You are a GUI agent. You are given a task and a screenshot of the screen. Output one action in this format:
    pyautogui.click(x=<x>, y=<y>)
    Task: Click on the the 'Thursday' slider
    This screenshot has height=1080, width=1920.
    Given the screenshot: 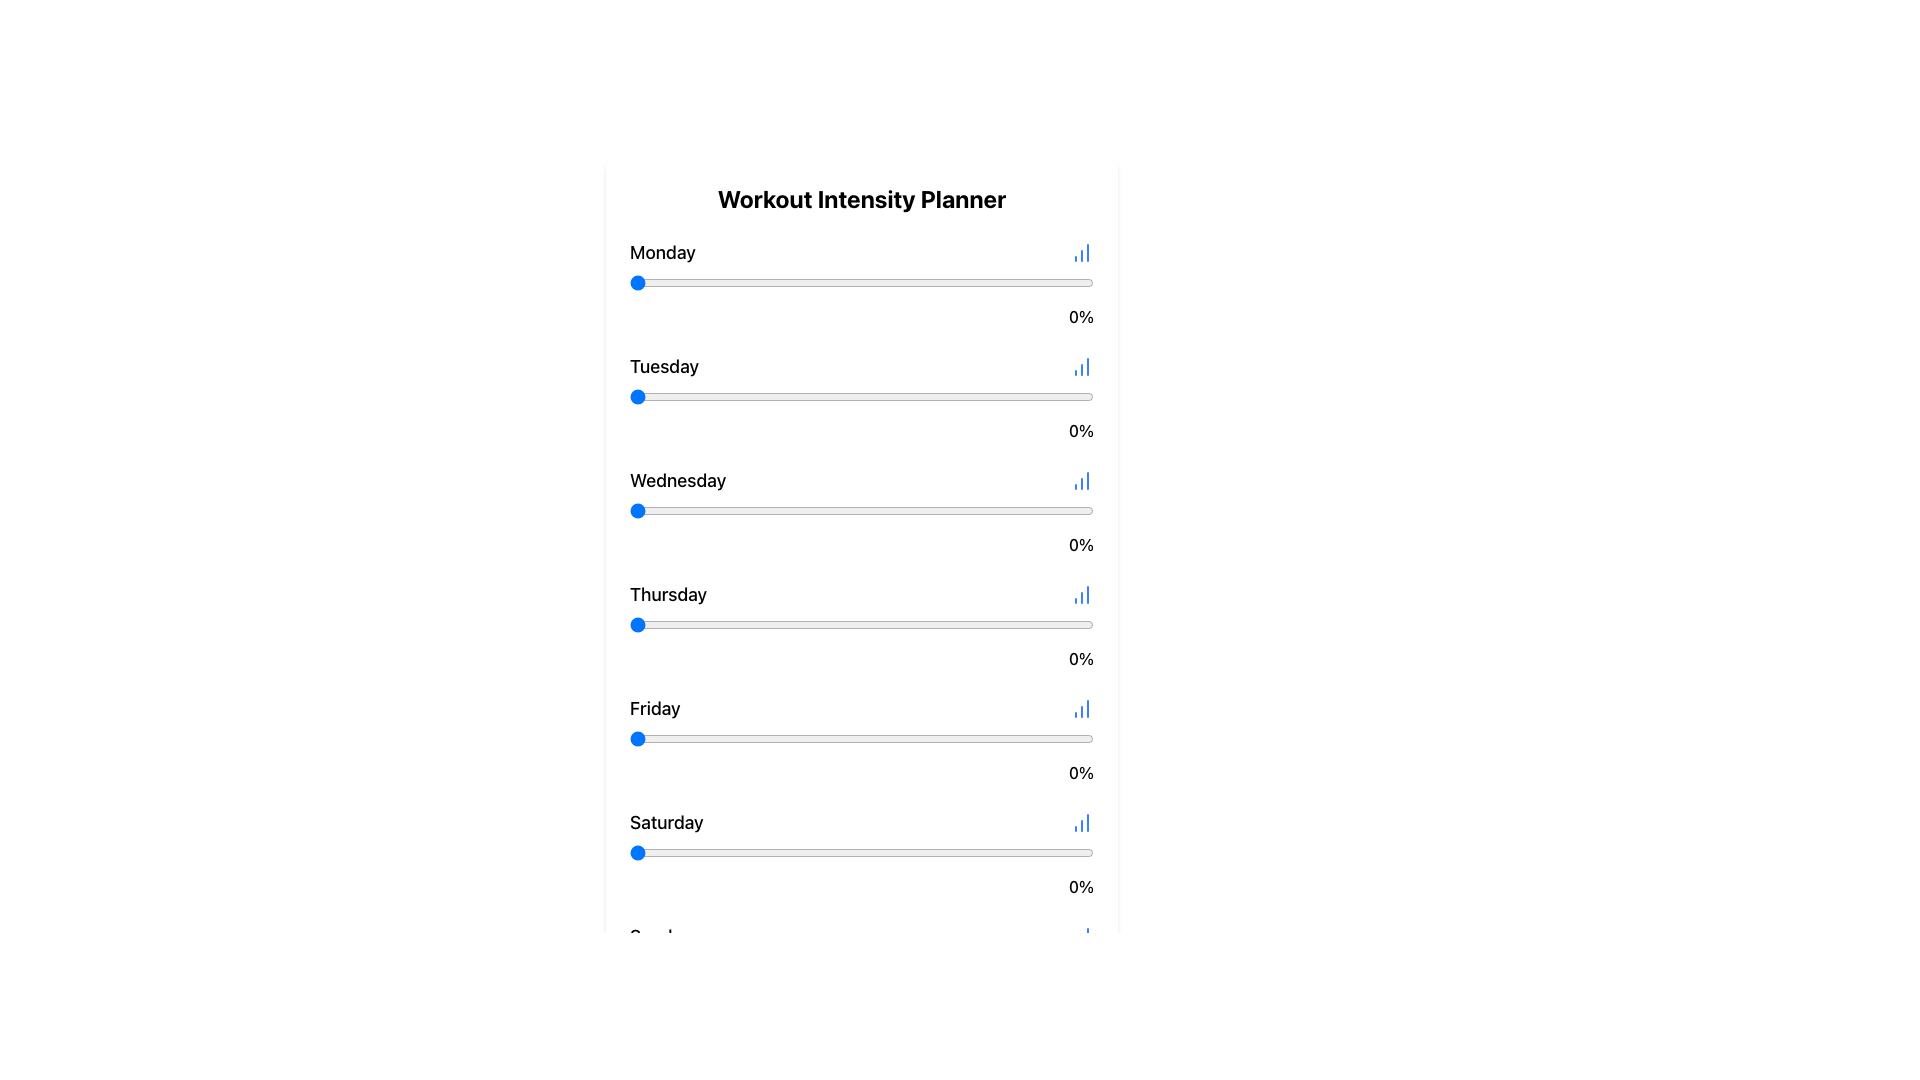 What is the action you would take?
    pyautogui.click(x=671, y=623)
    